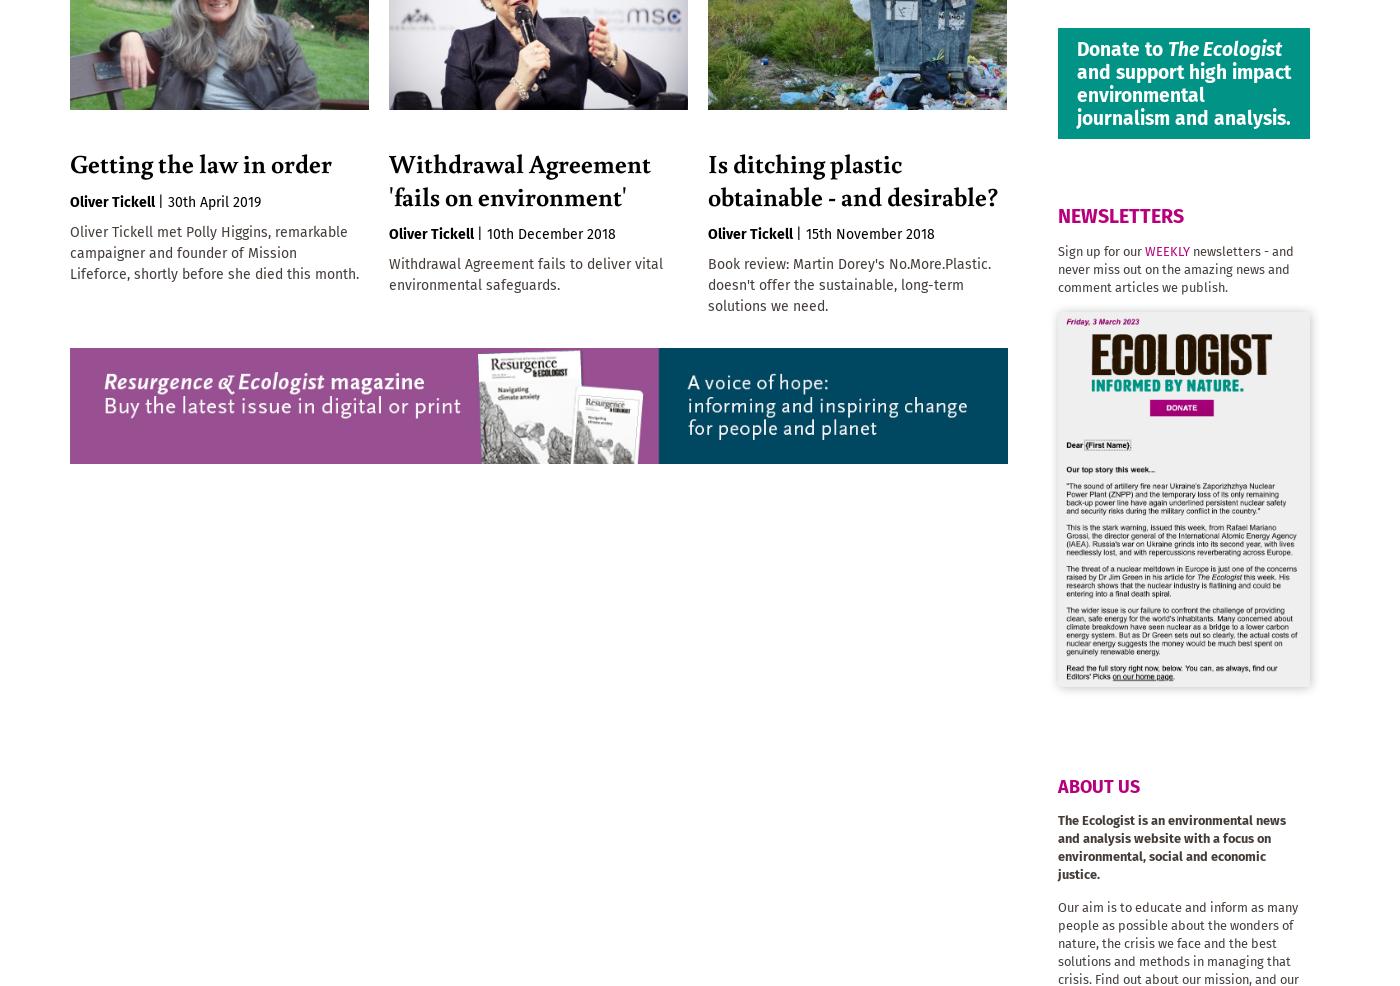  What do you see at coordinates (1175, 269) in the screenshot?
I see `'newsletters - and never miss out on the amazing news and comment articles we publish.'` at bounding box center [1175, 269].